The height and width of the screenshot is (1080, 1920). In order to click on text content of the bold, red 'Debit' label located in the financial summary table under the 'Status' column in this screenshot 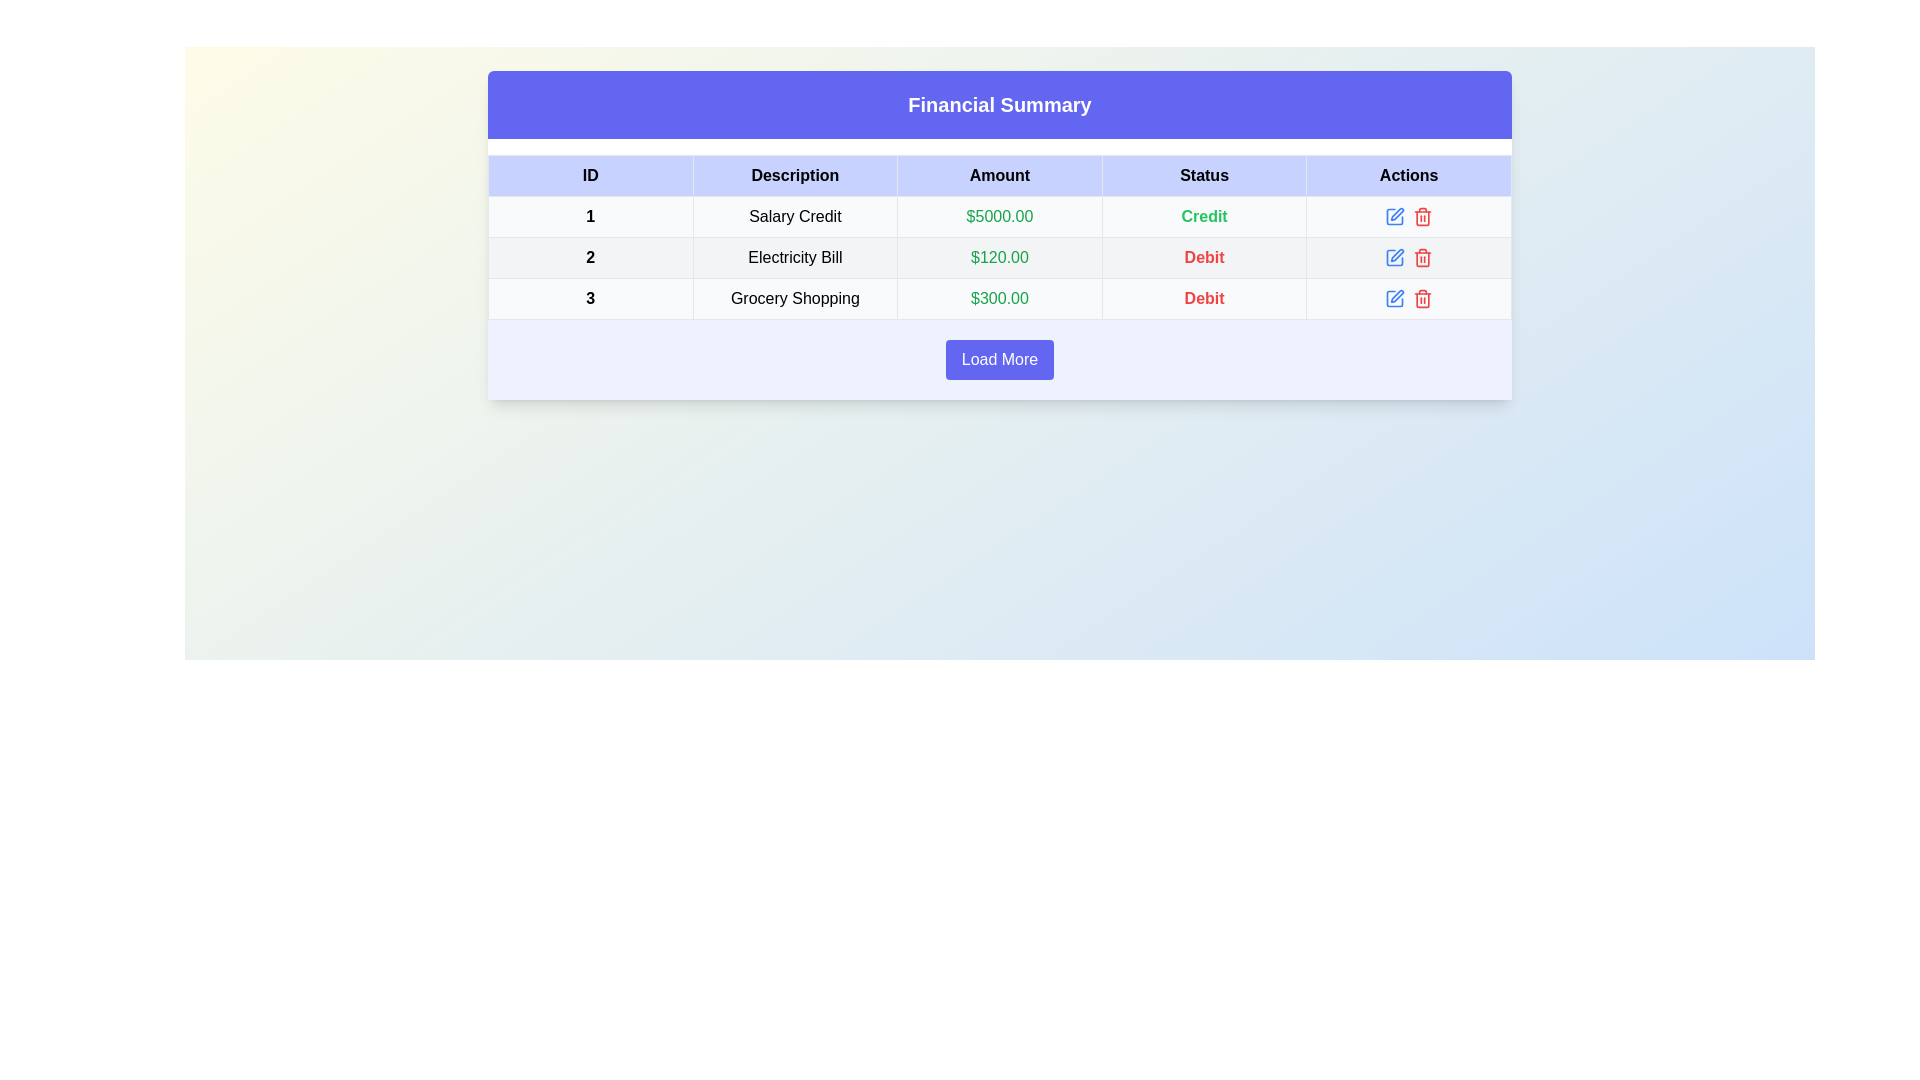, I will do `click(1203, 299)`.